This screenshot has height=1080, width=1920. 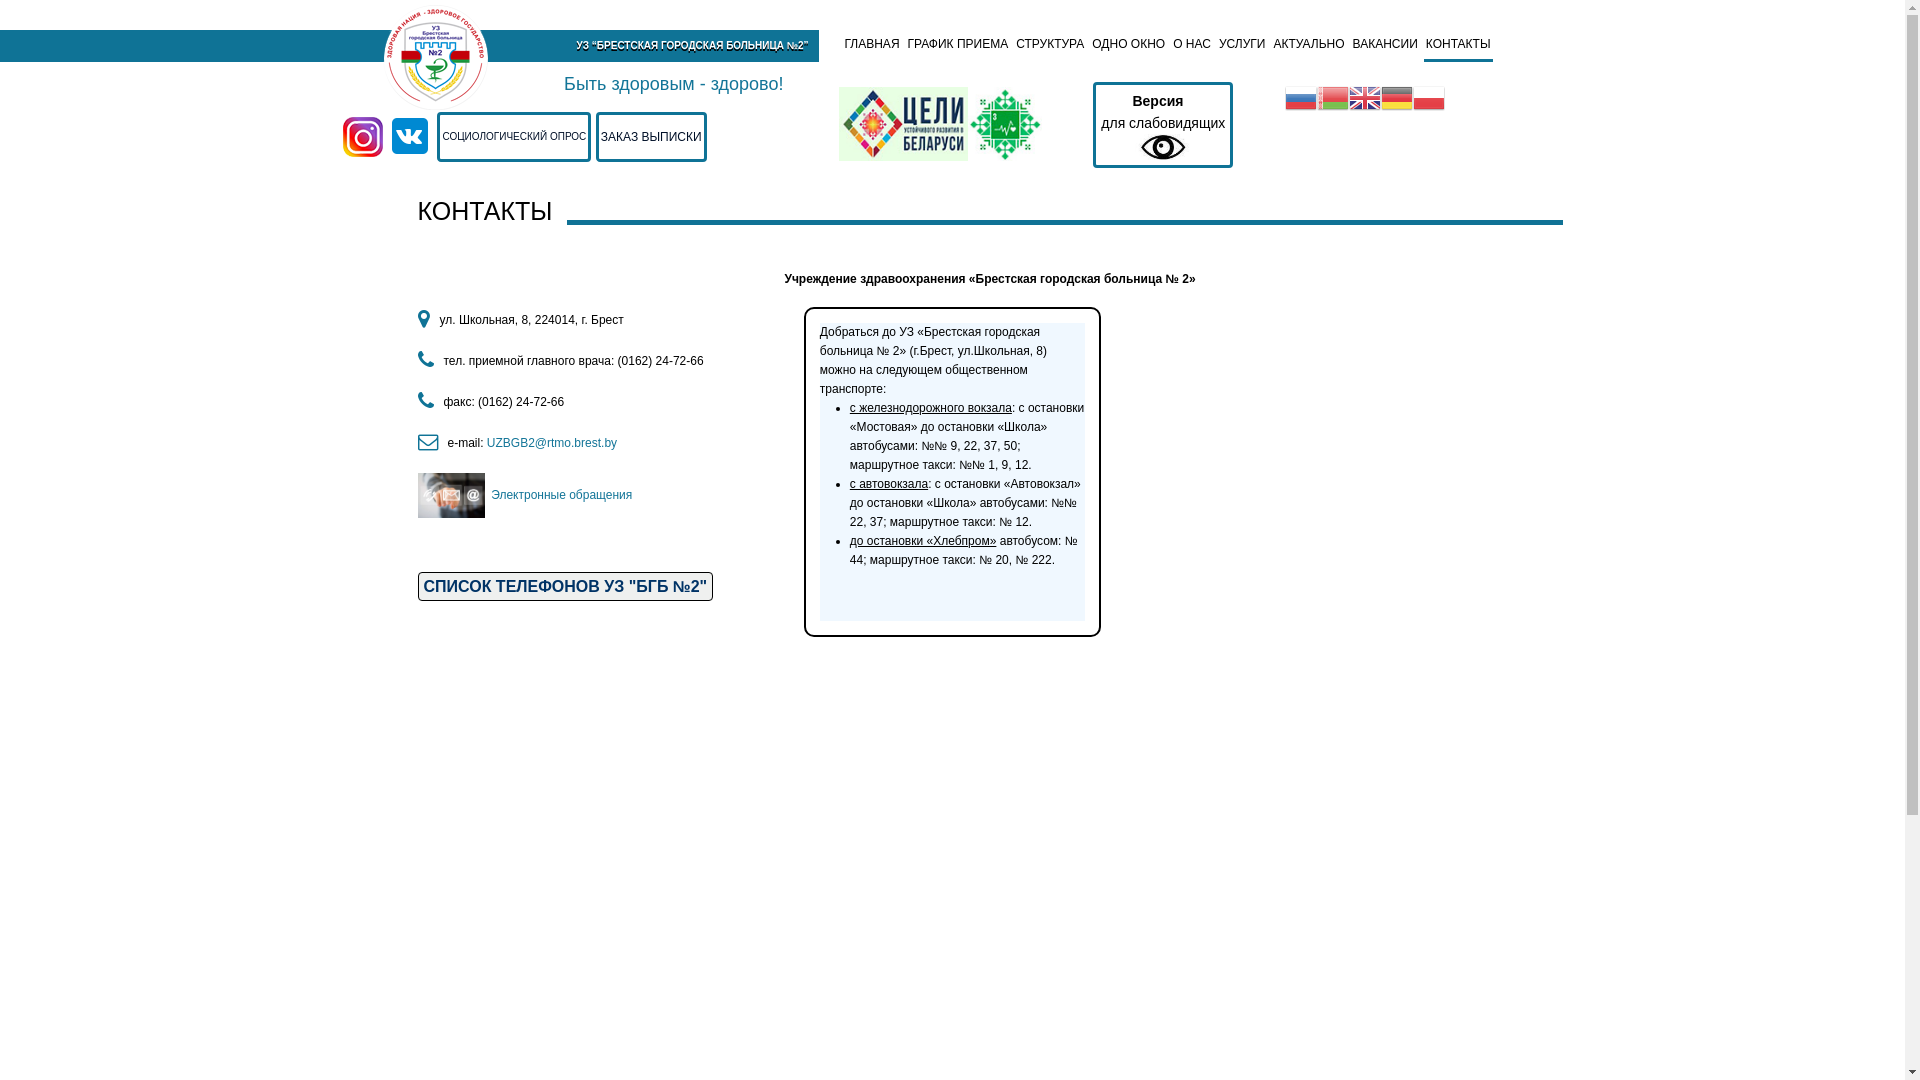 What do you see at coordinates (1300, 96) in the screenshot?
I see `'Russian'` at bounding box center [1300, 96].